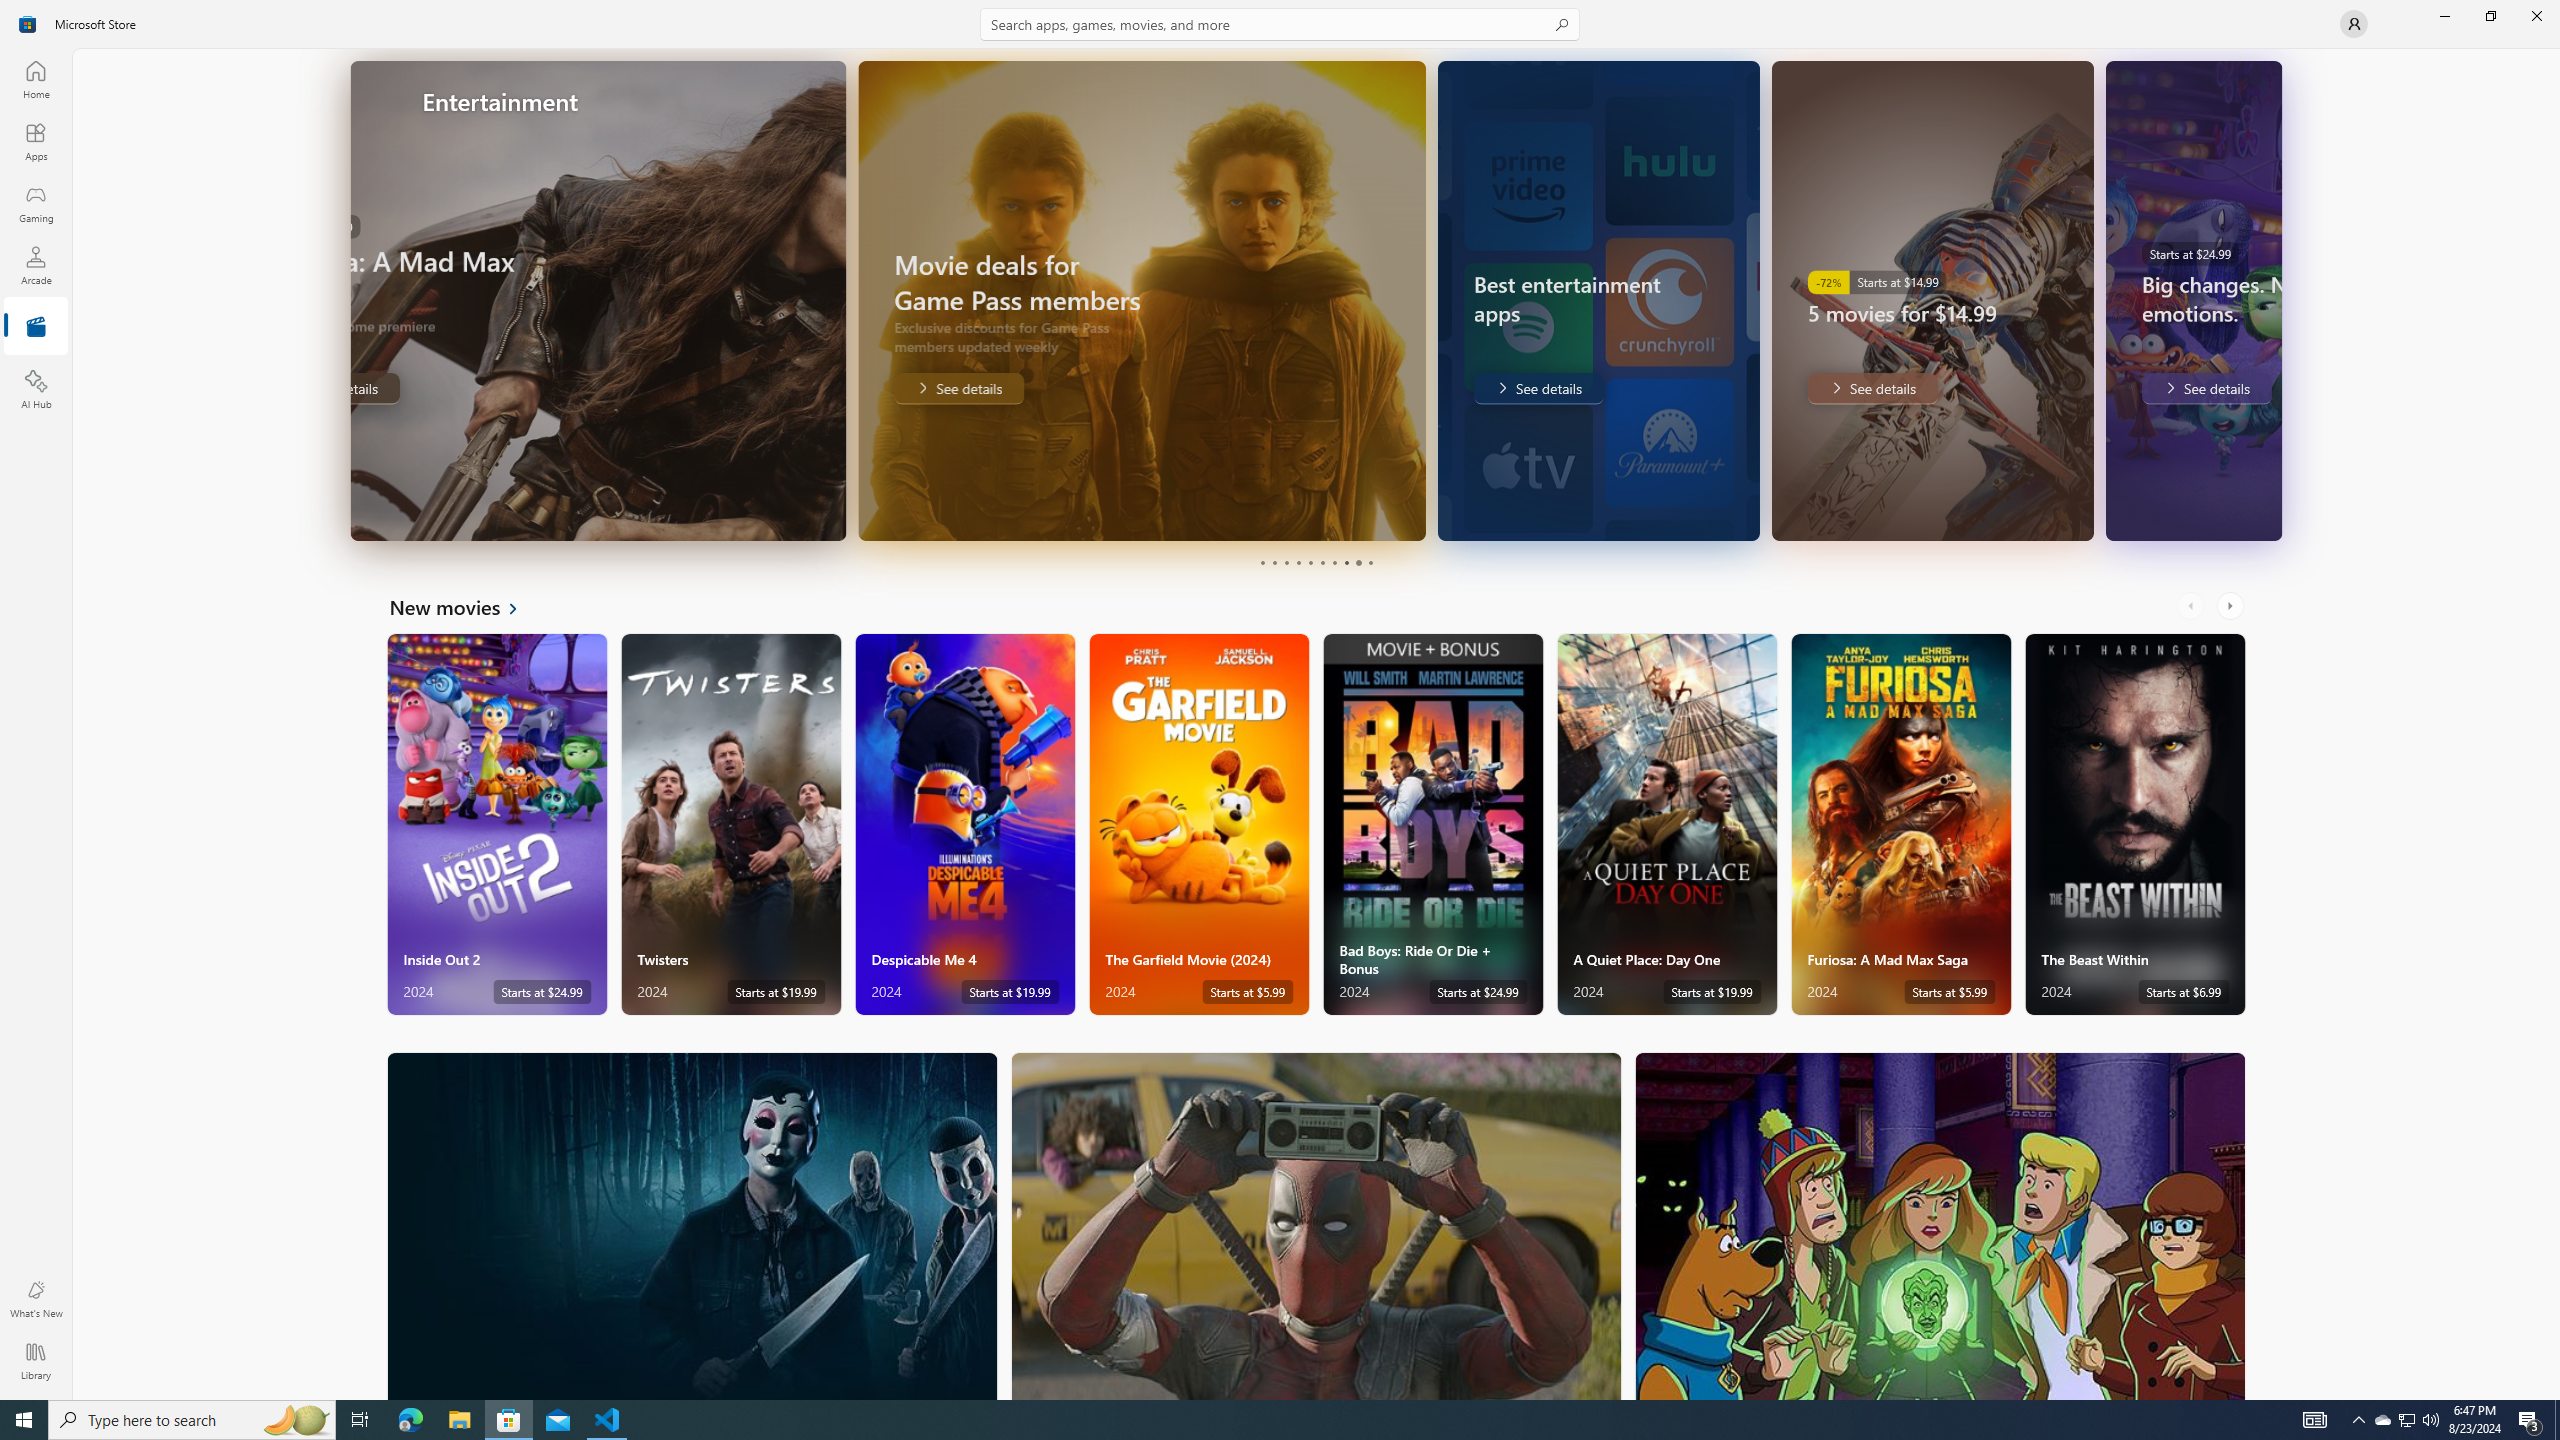 The width and height of the screenshot is (2560, 1440). Describe the element at coordinates (1272, 562) in the screenshot. I see `'Page 2'` at that location.